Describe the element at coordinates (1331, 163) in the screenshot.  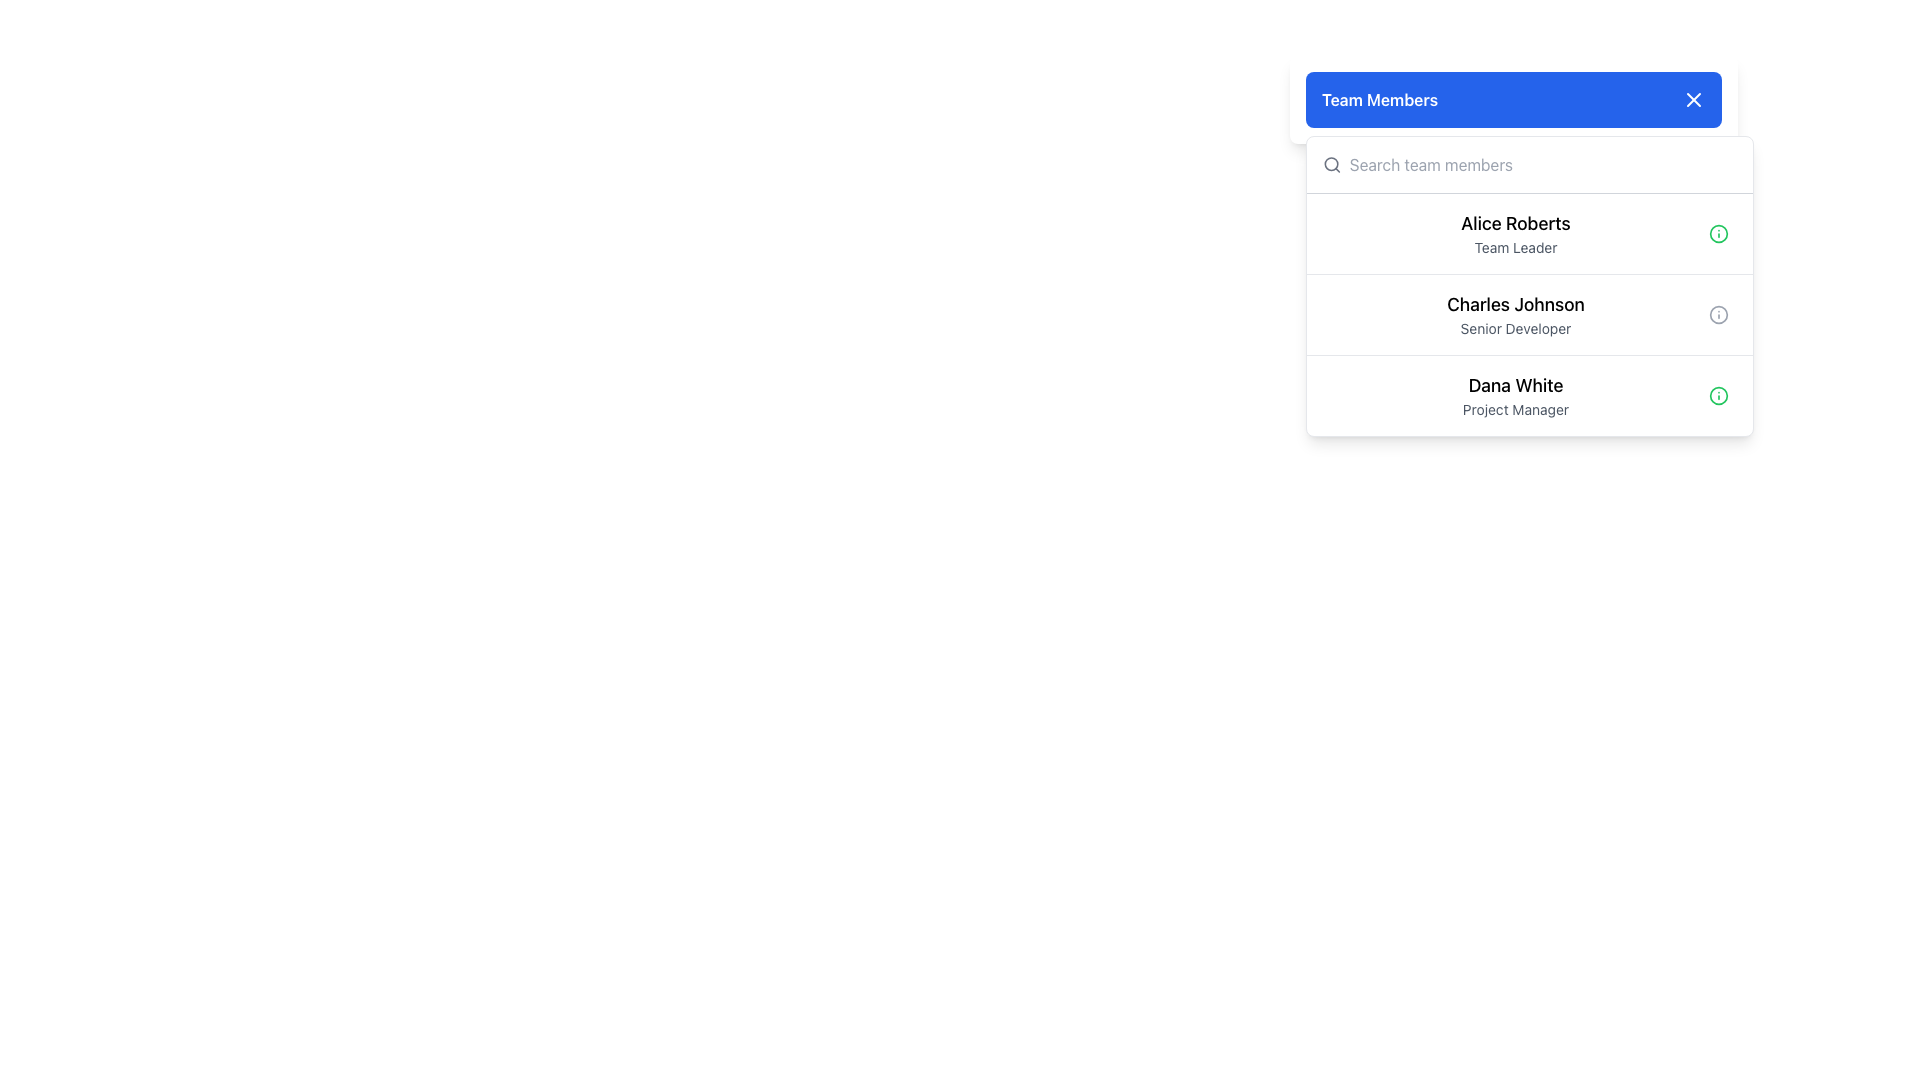
I see `the graphical icon part of the magnifying glass icon located on the left side of the 'Search team members' input field` at that location.